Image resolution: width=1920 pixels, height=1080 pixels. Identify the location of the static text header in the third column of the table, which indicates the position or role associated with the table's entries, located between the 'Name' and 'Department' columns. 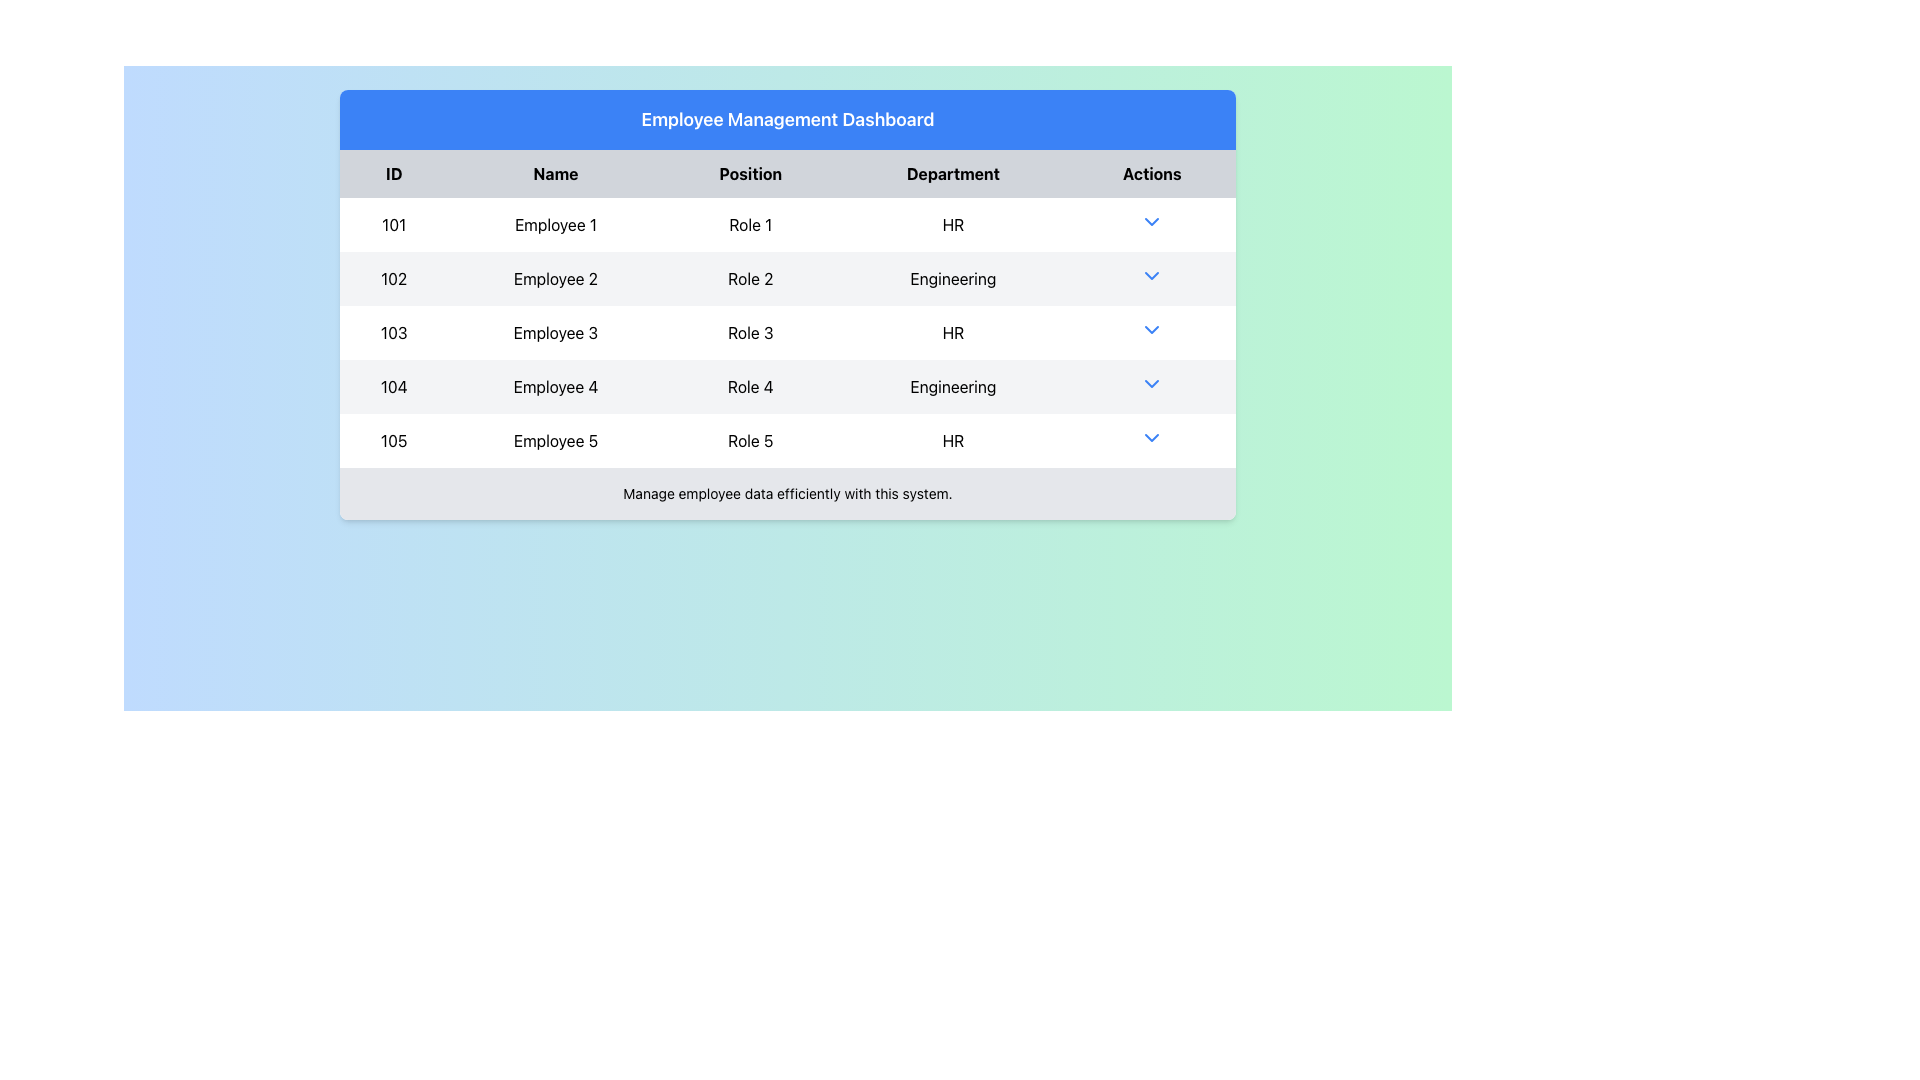
(749, 172).